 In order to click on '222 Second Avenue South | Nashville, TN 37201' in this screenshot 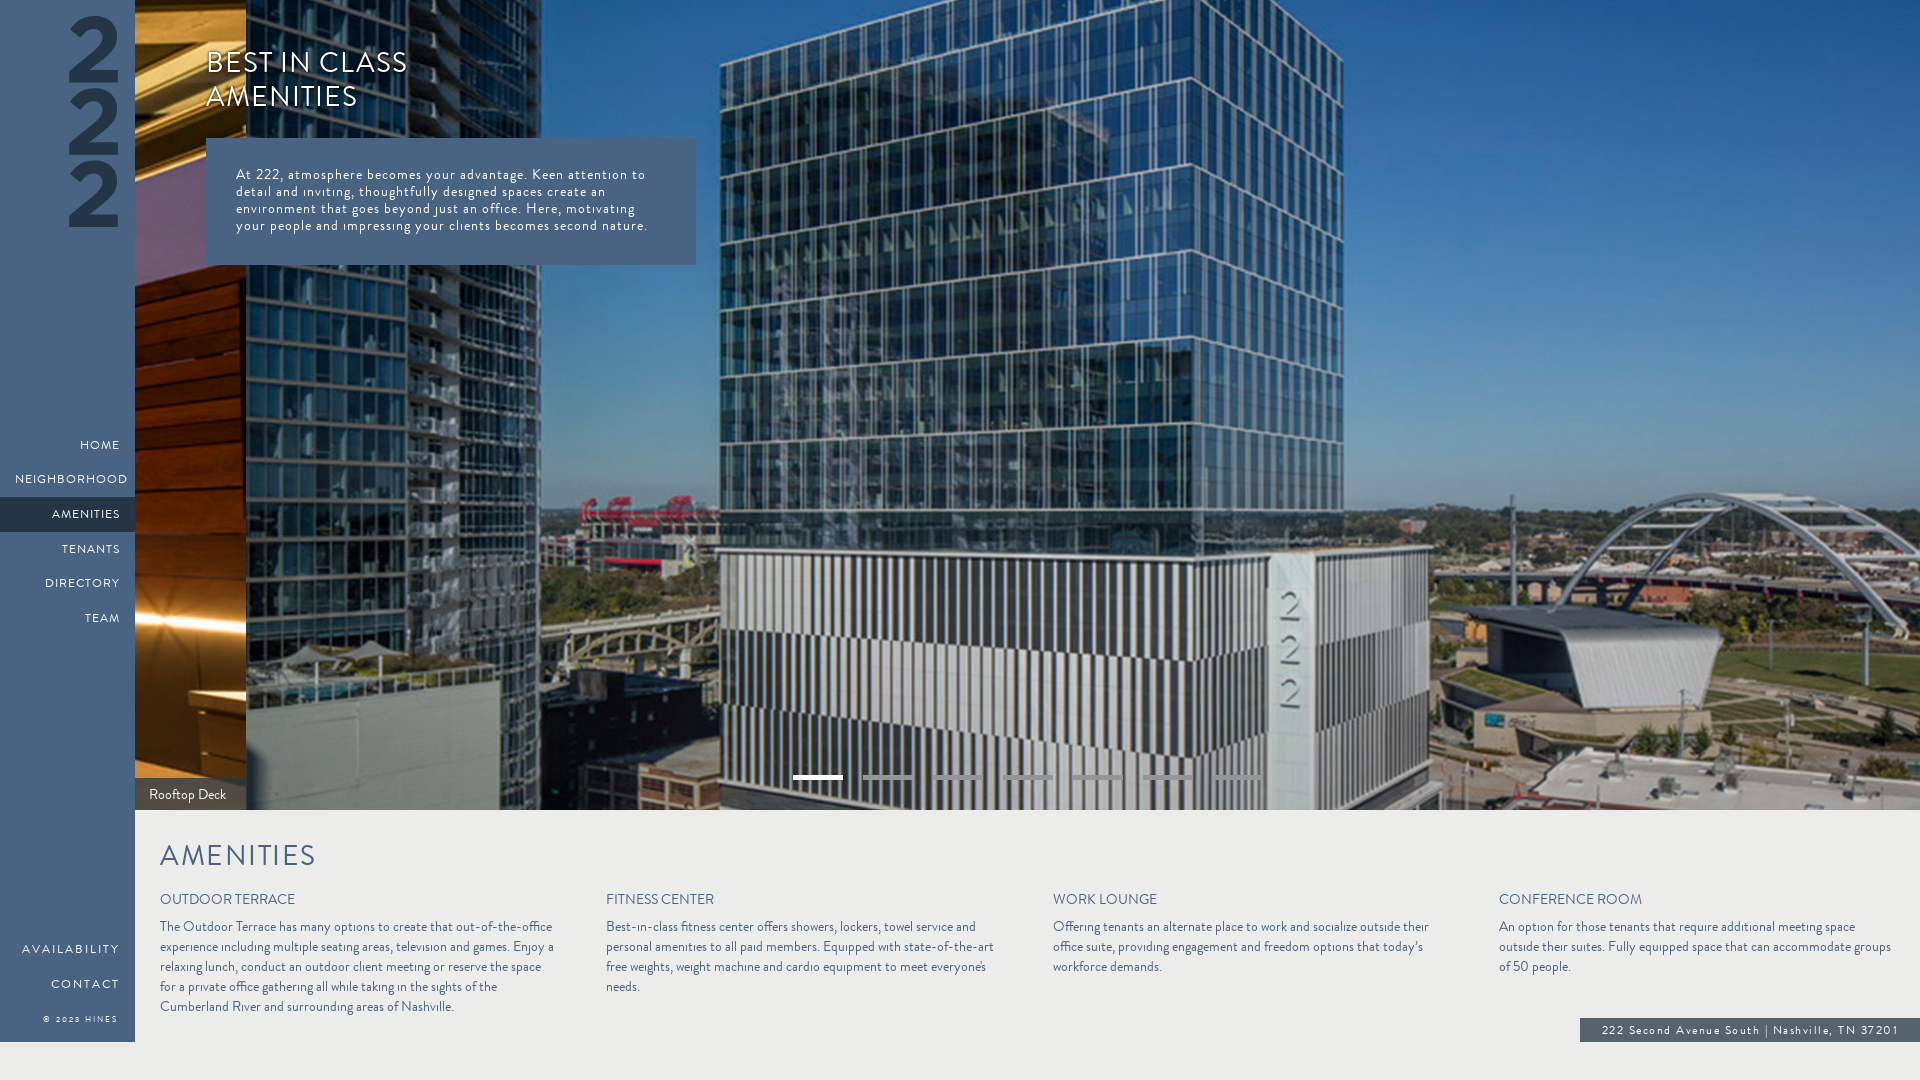, I will do `click(1749, 1032)`.